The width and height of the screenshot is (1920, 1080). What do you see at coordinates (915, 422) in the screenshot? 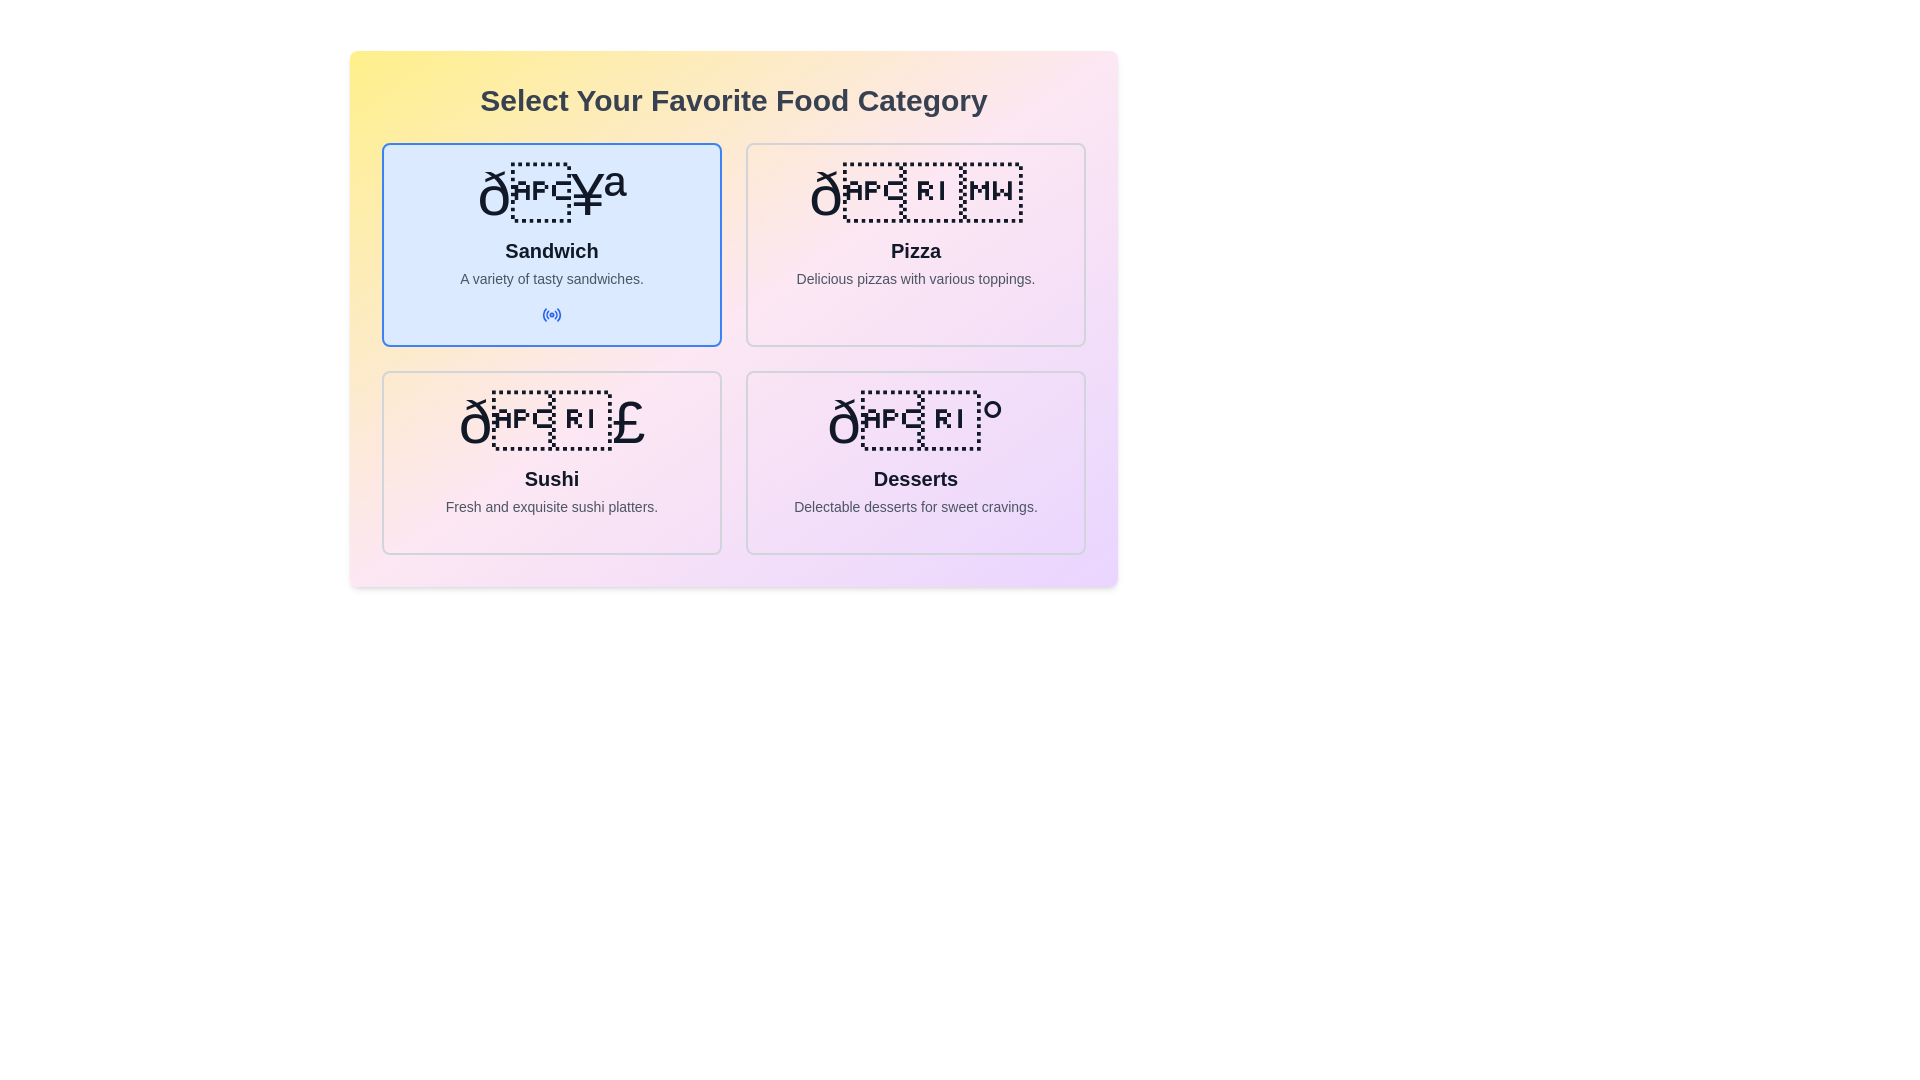
I see `the large black emoji icon located at the top of the 'Desserts' card section, positioned directly above the text 'Desserts'` at bounding box center [915, 422].